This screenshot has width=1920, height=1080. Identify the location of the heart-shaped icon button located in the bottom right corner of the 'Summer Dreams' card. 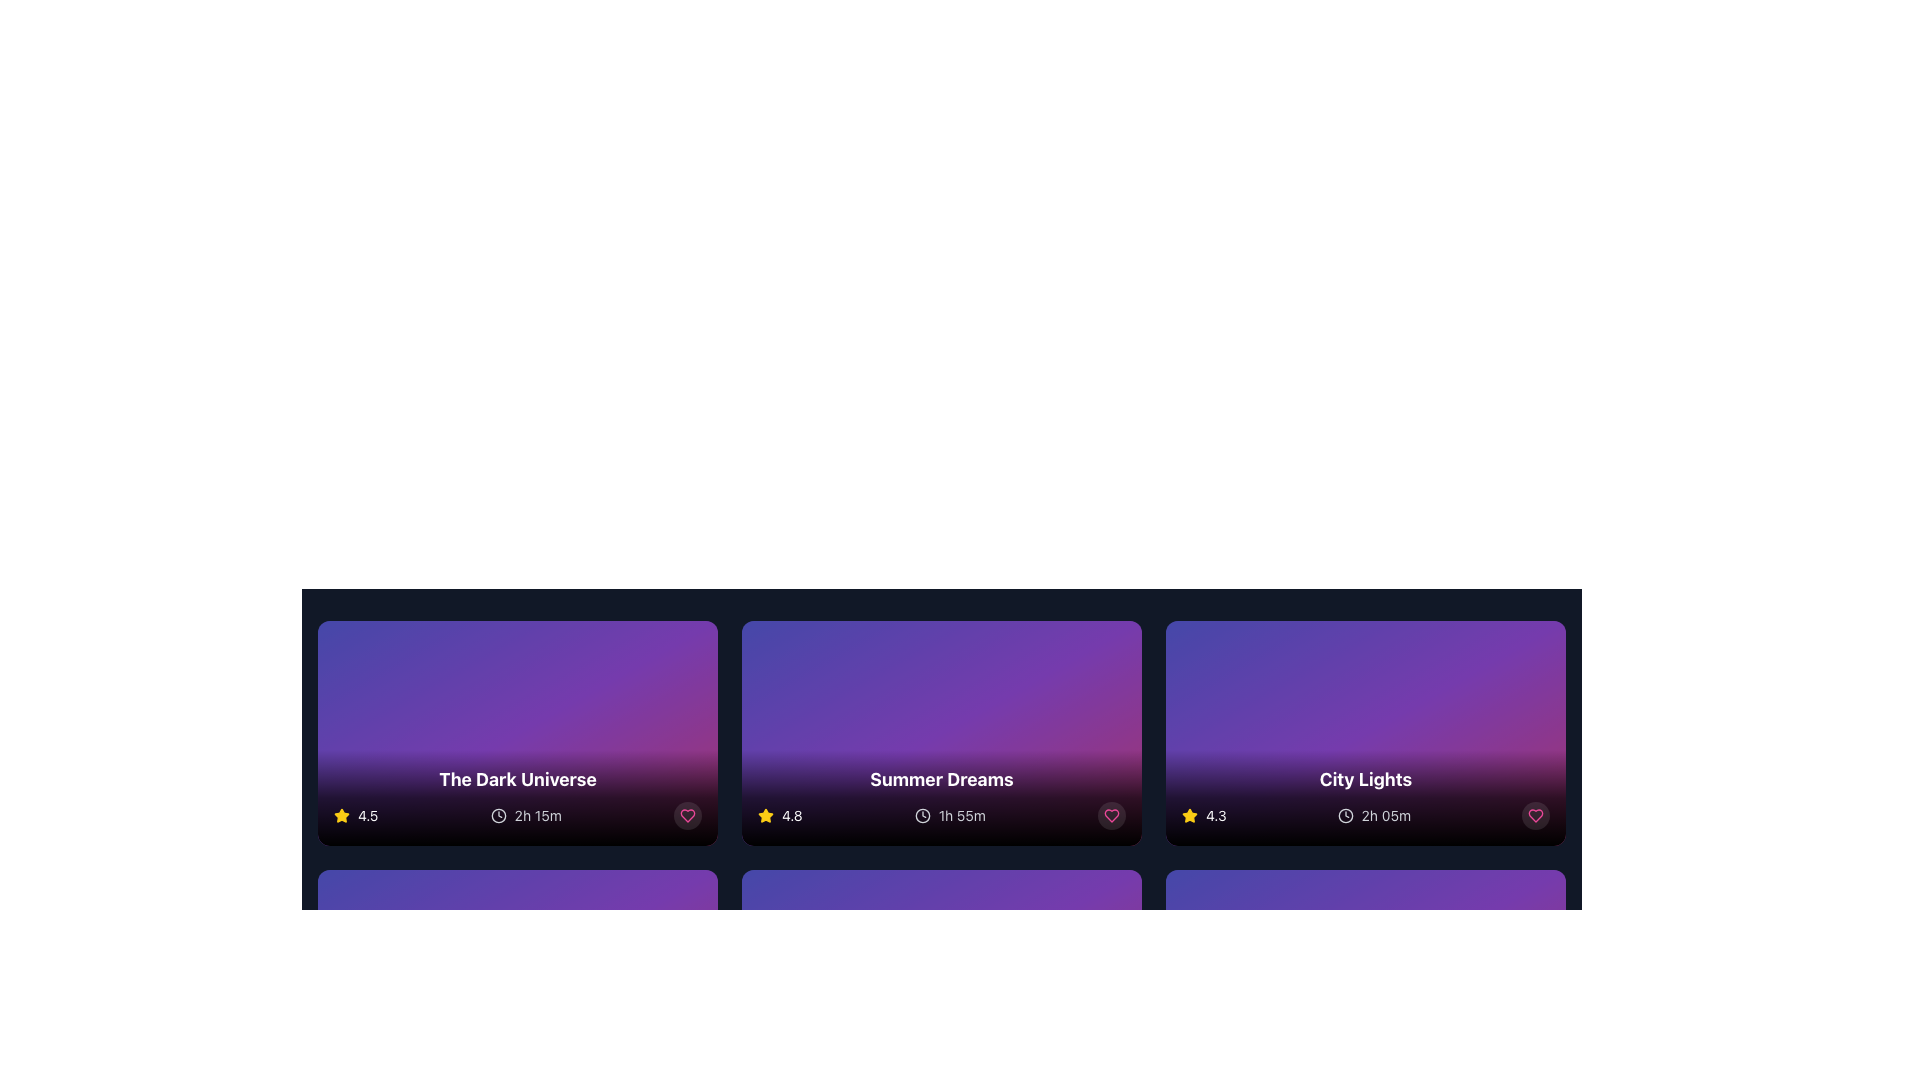
(1111, 816).